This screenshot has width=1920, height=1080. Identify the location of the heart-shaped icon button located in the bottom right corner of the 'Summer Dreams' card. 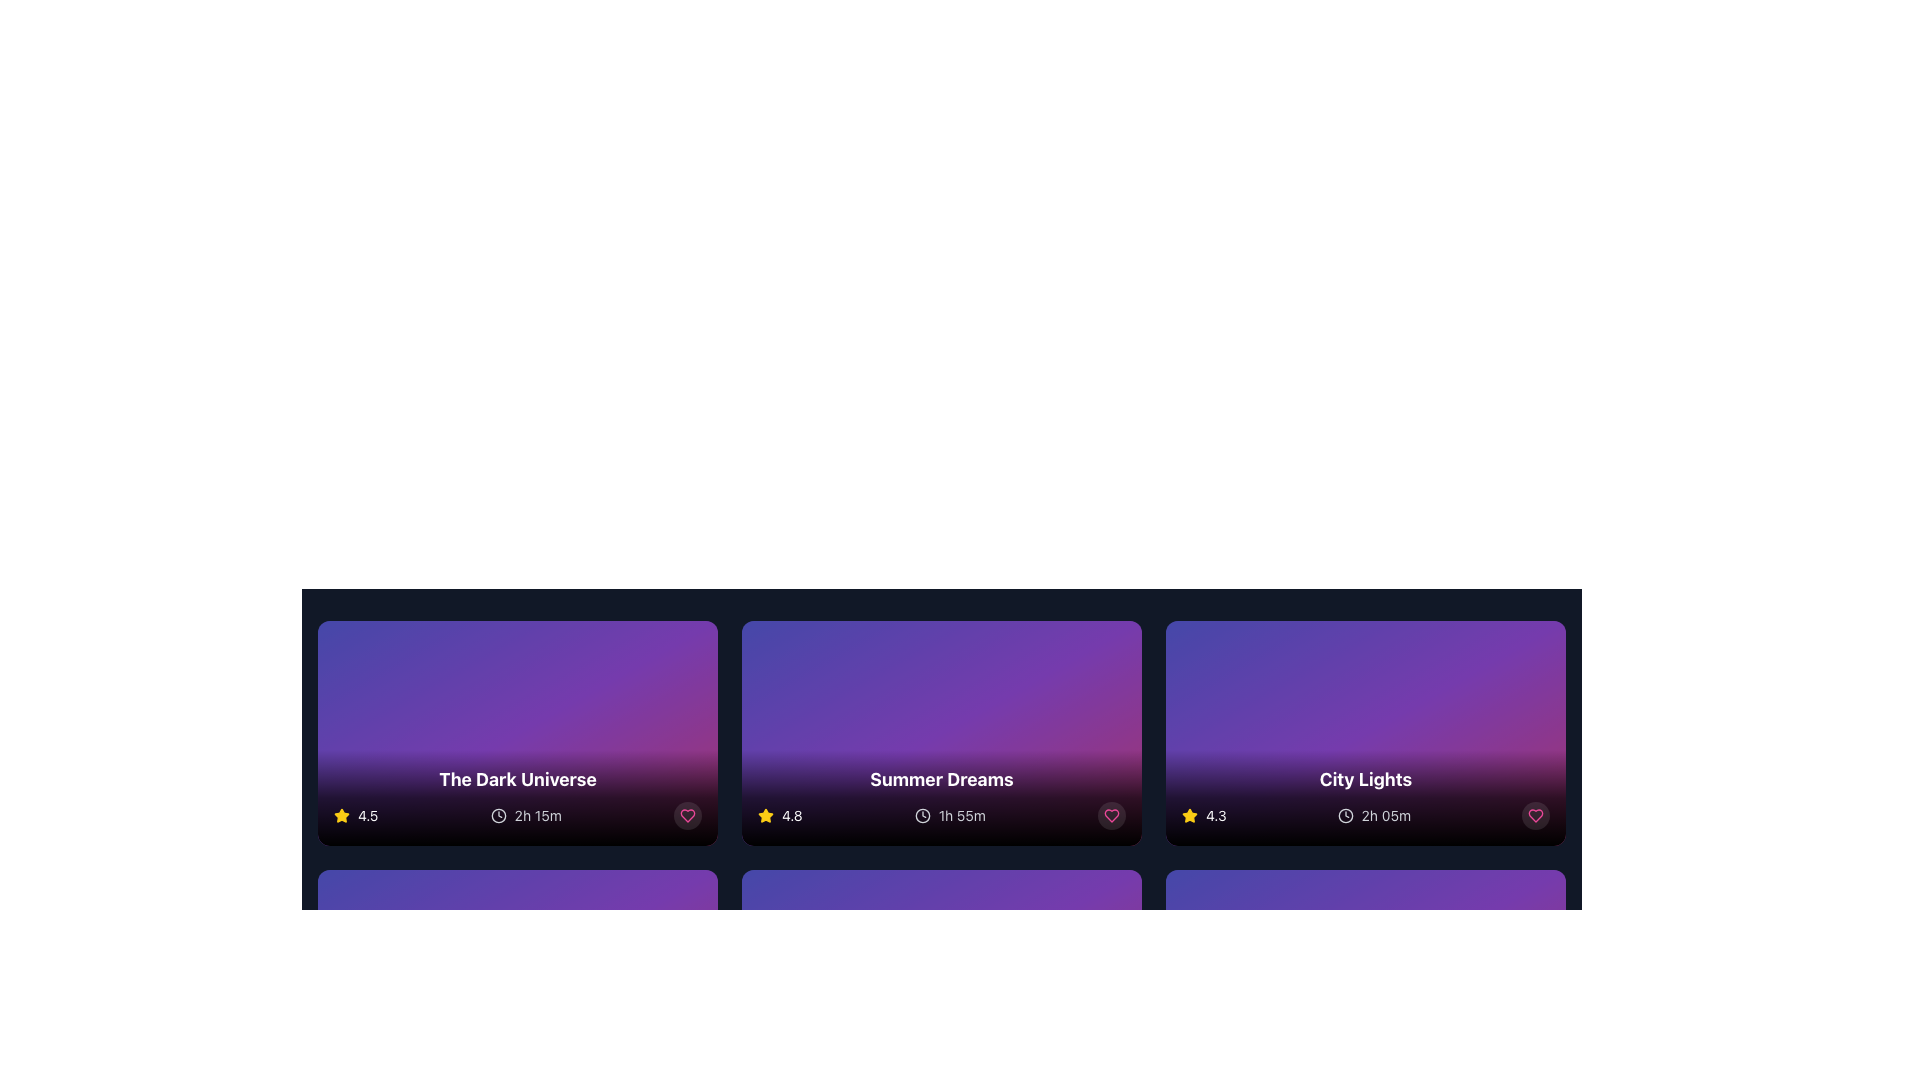
(1111, 816).